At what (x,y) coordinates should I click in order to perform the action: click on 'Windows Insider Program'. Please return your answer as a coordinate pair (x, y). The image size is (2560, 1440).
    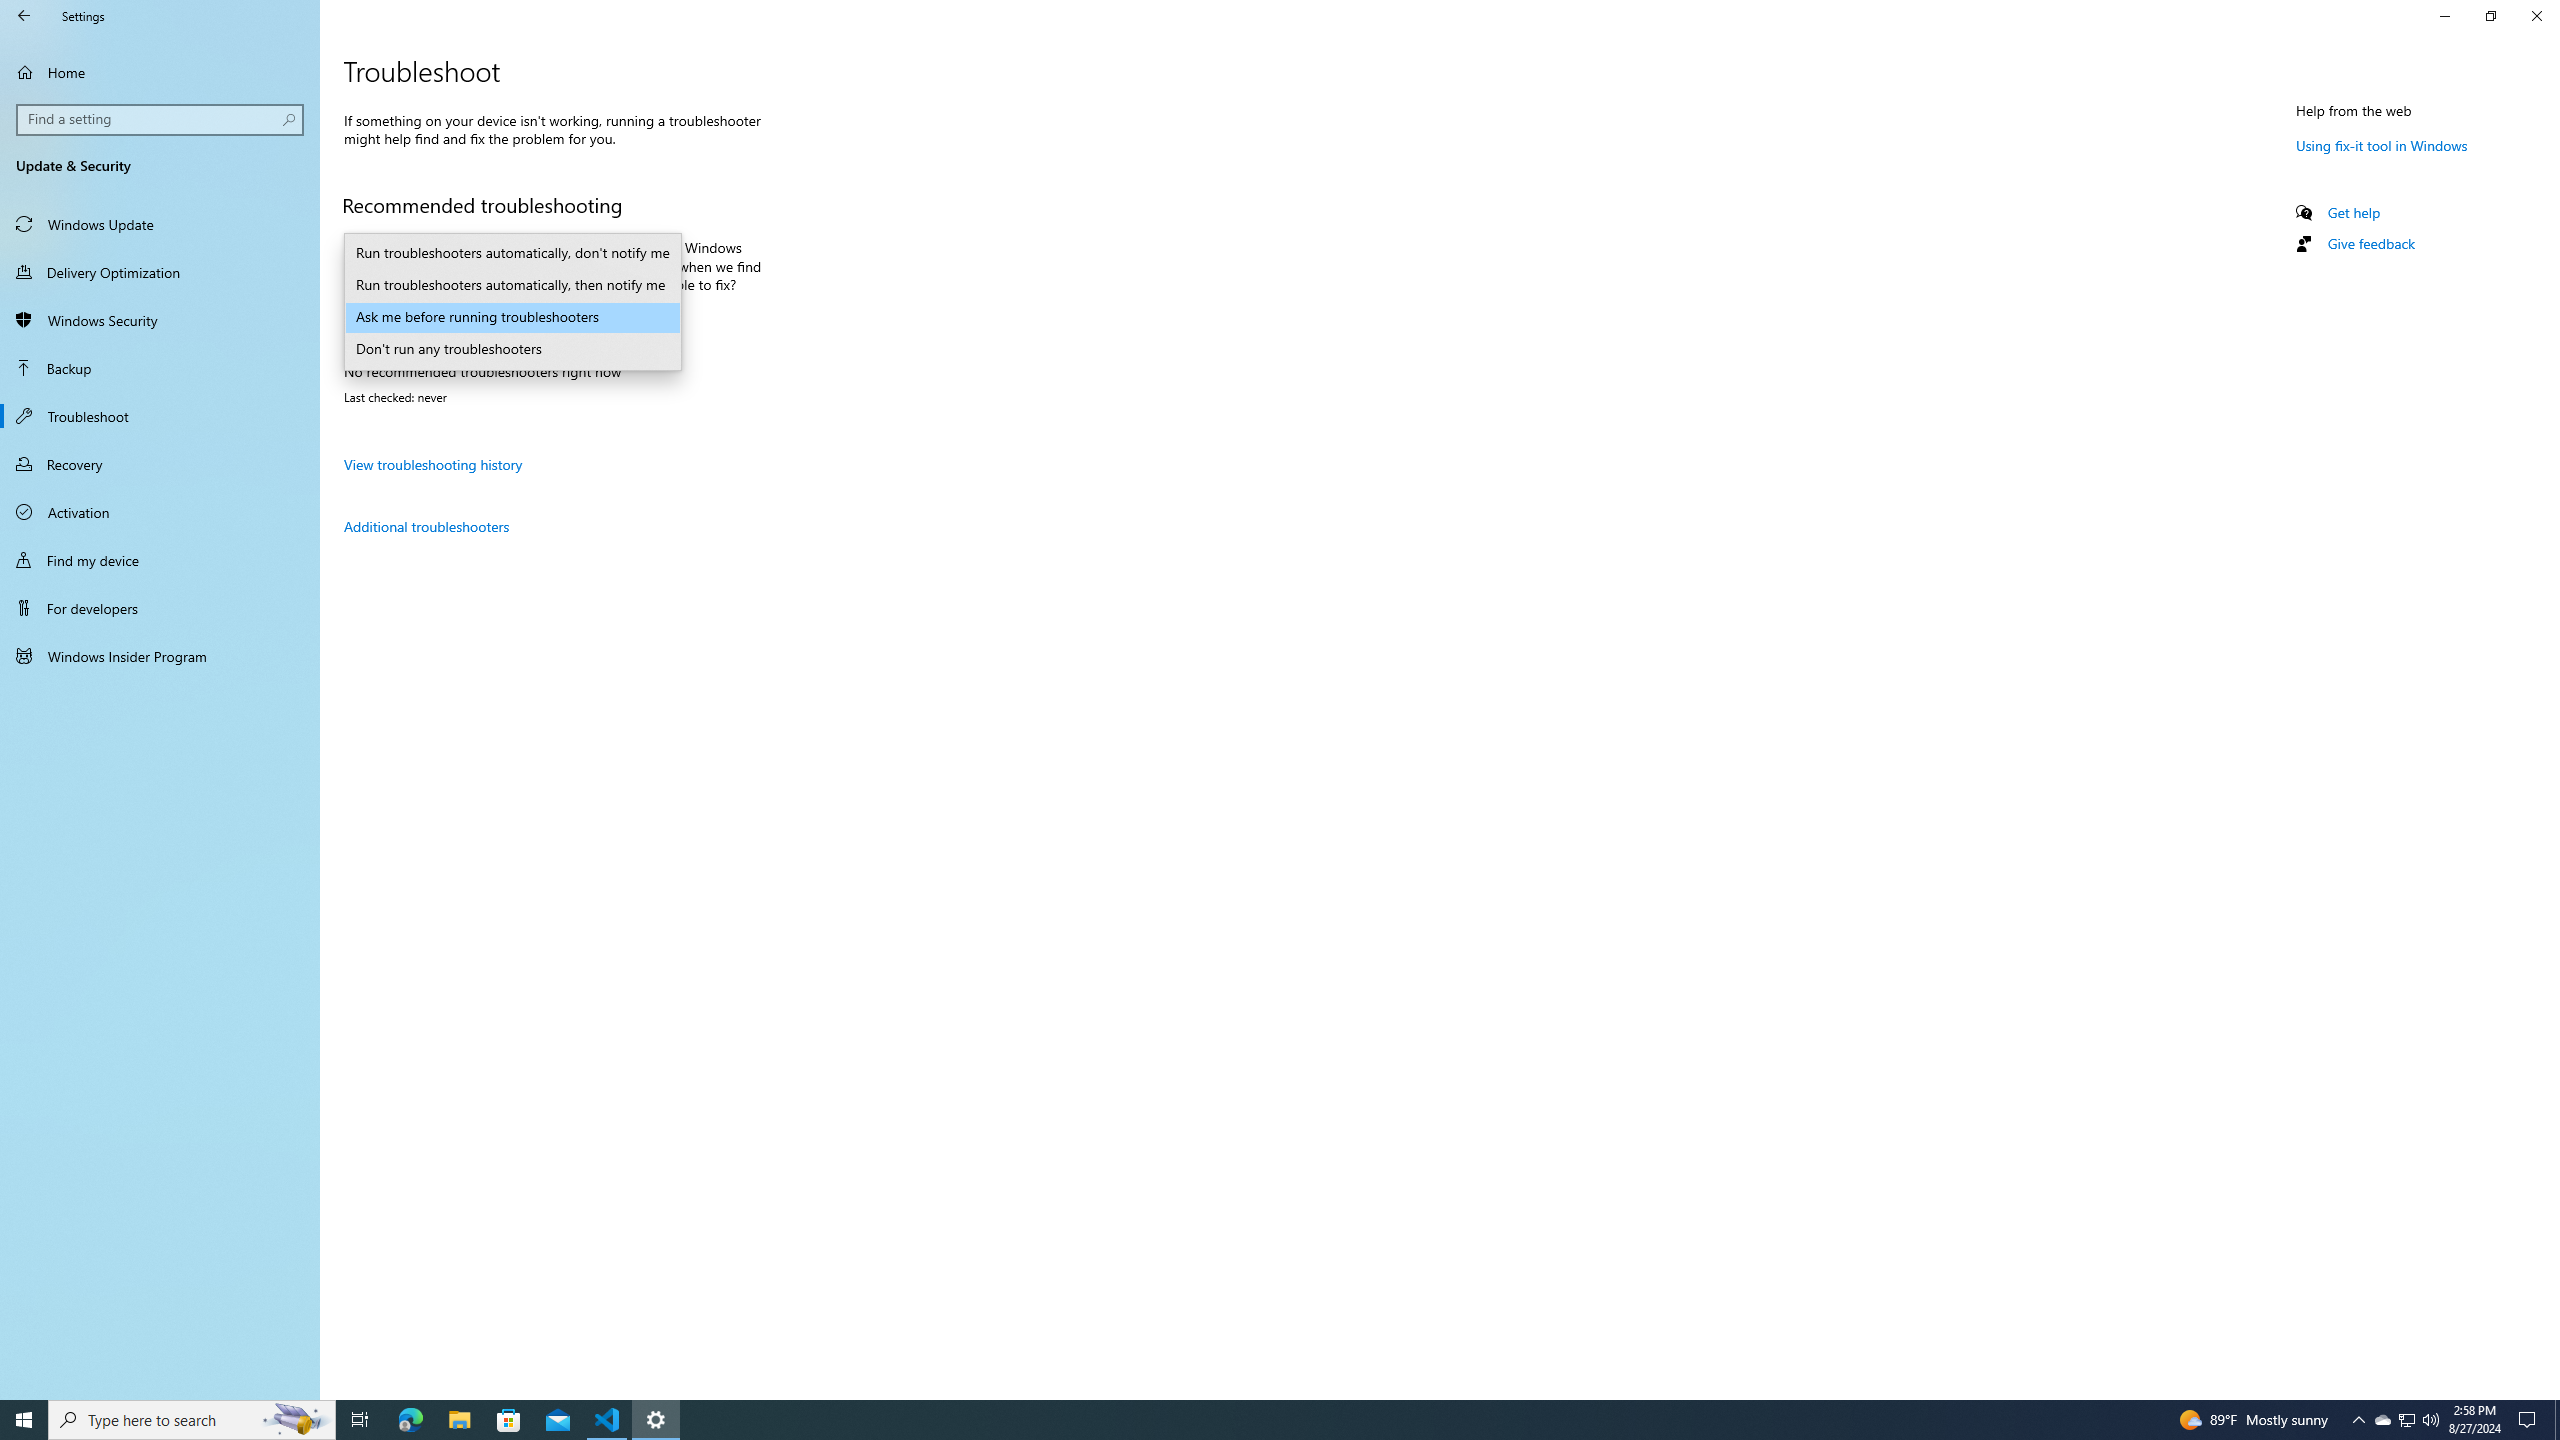
    Looking at the image, I should click on (159, 654).